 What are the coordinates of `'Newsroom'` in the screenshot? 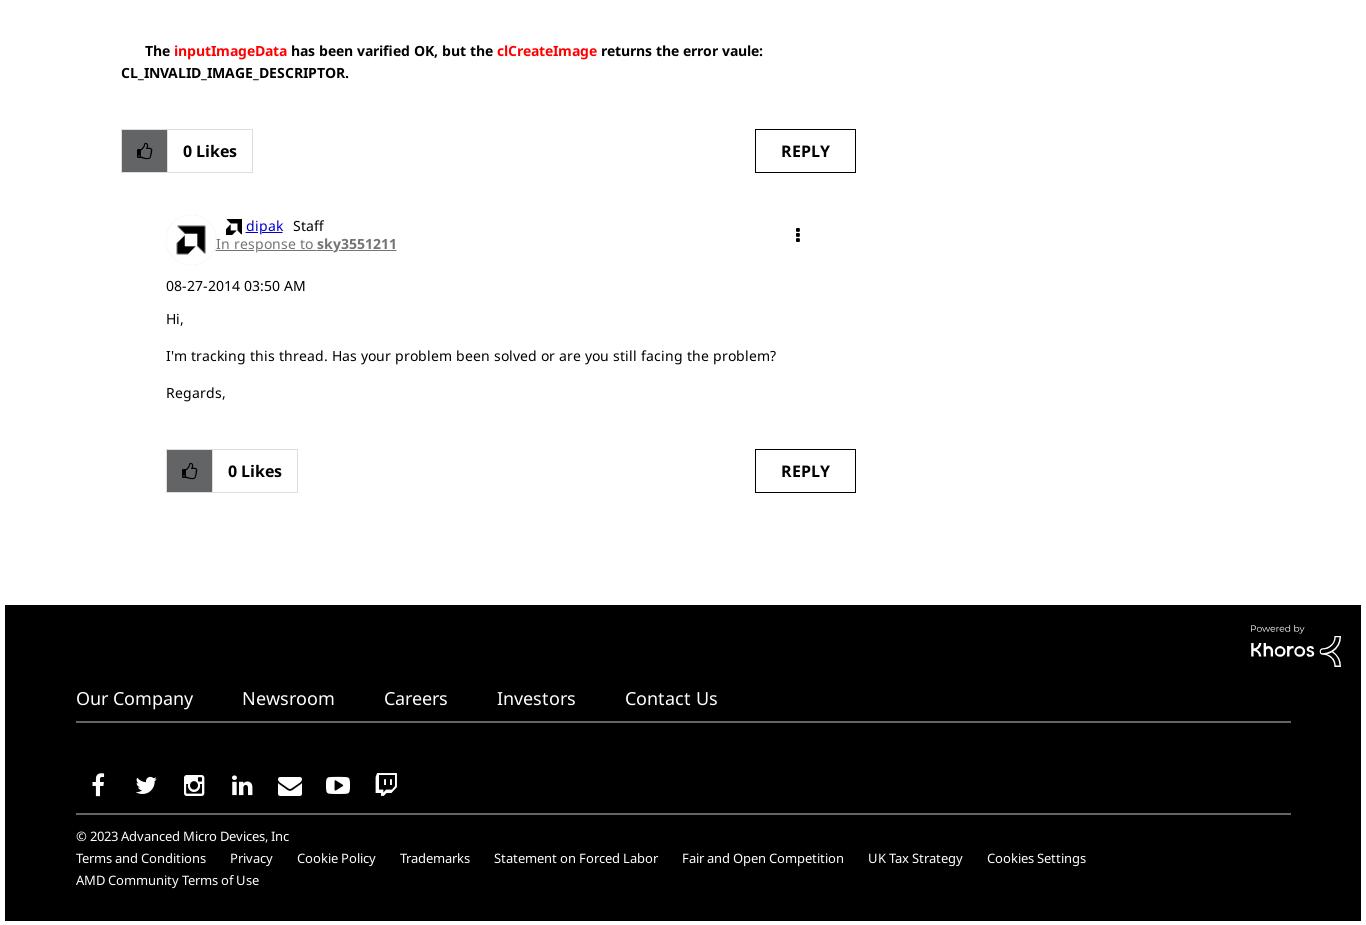 It's located at (287, 698).